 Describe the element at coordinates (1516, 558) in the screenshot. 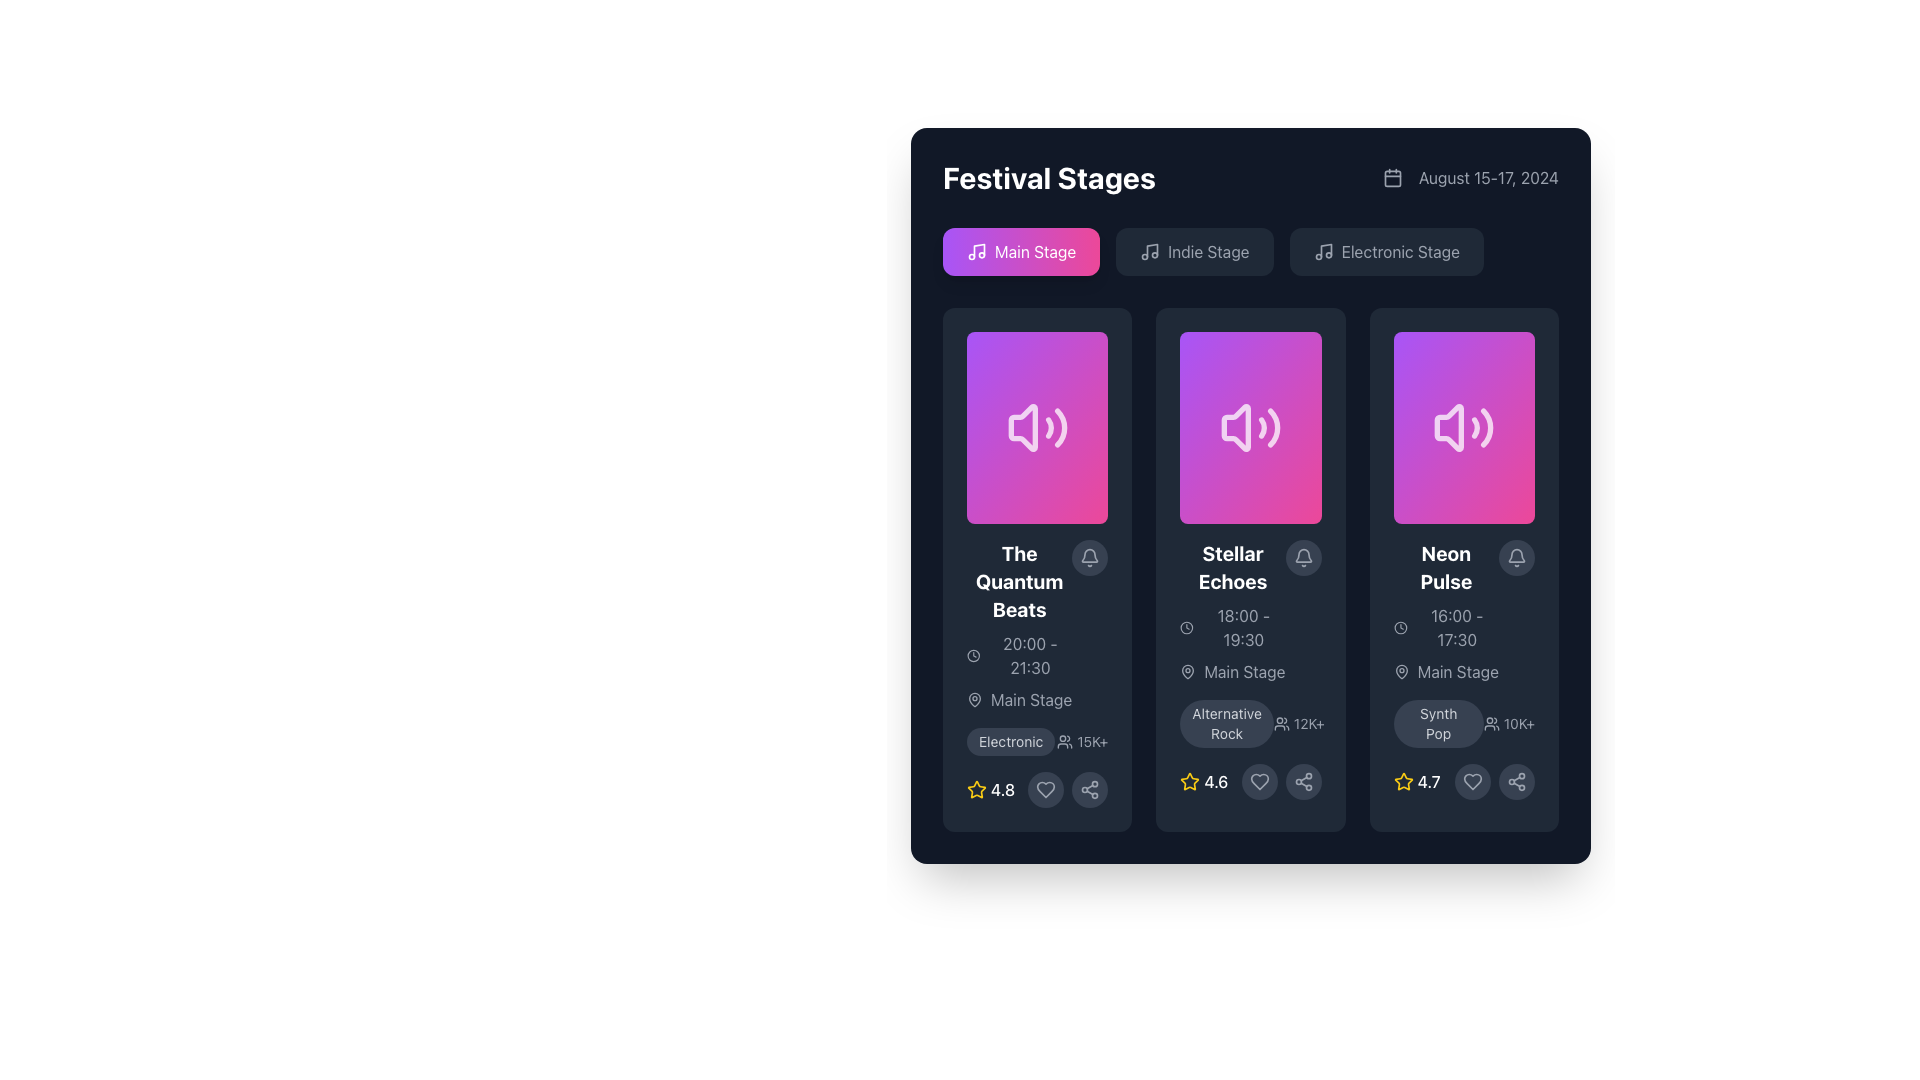

I see `the circular notification button featuring a bell symbol located at the top-right corner of the 'Neon Pulse' card` at that location.